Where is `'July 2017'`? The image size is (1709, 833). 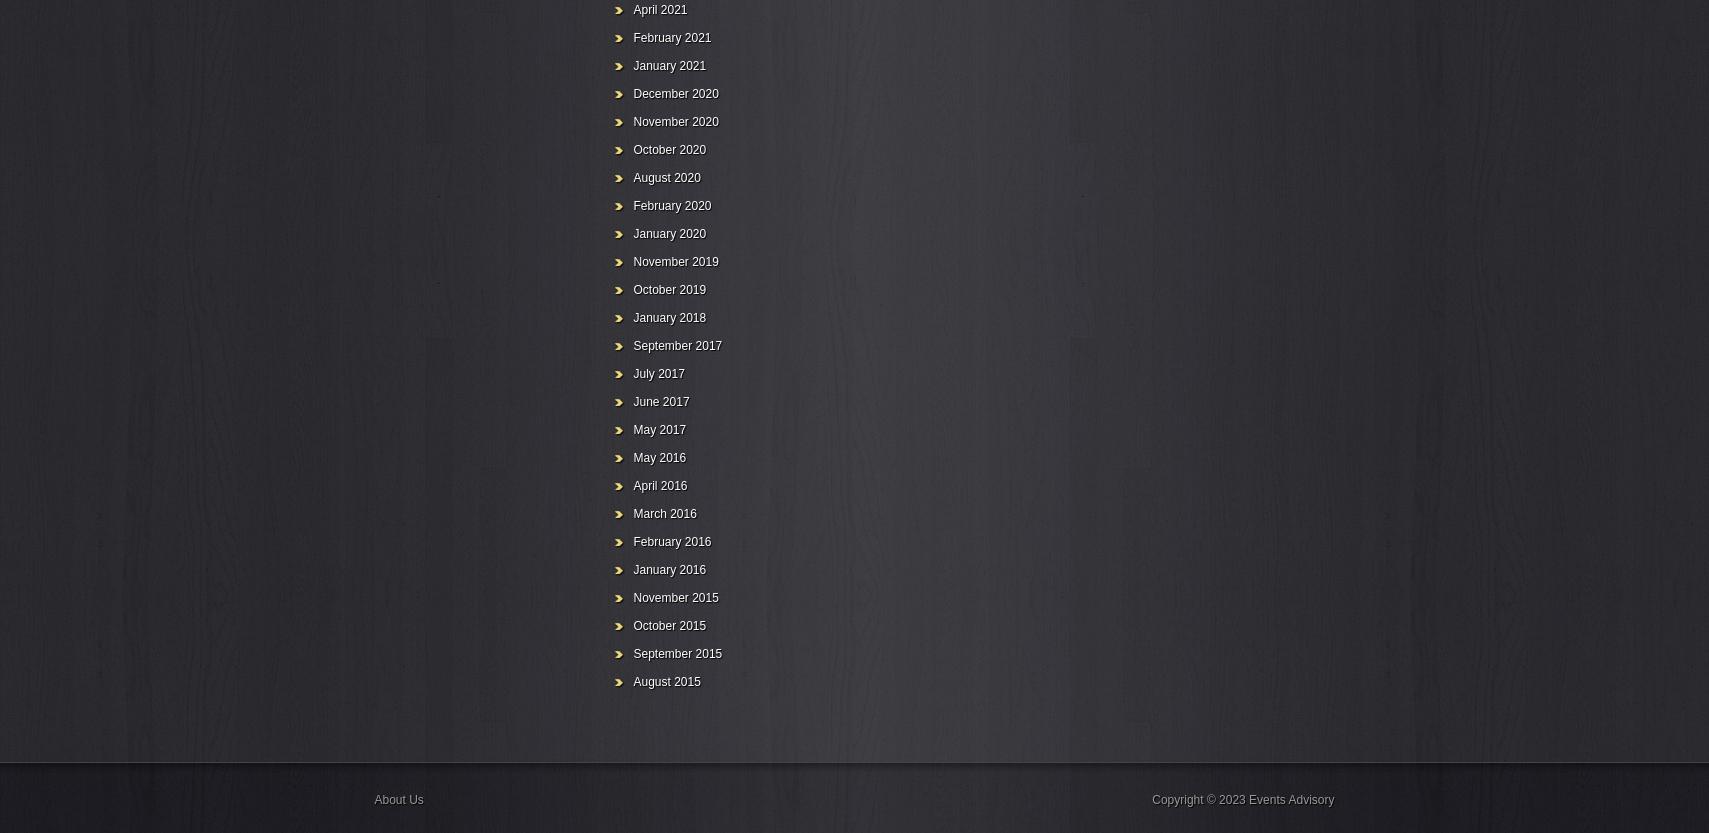
'July 2017' is located at coordinates (657, 374).